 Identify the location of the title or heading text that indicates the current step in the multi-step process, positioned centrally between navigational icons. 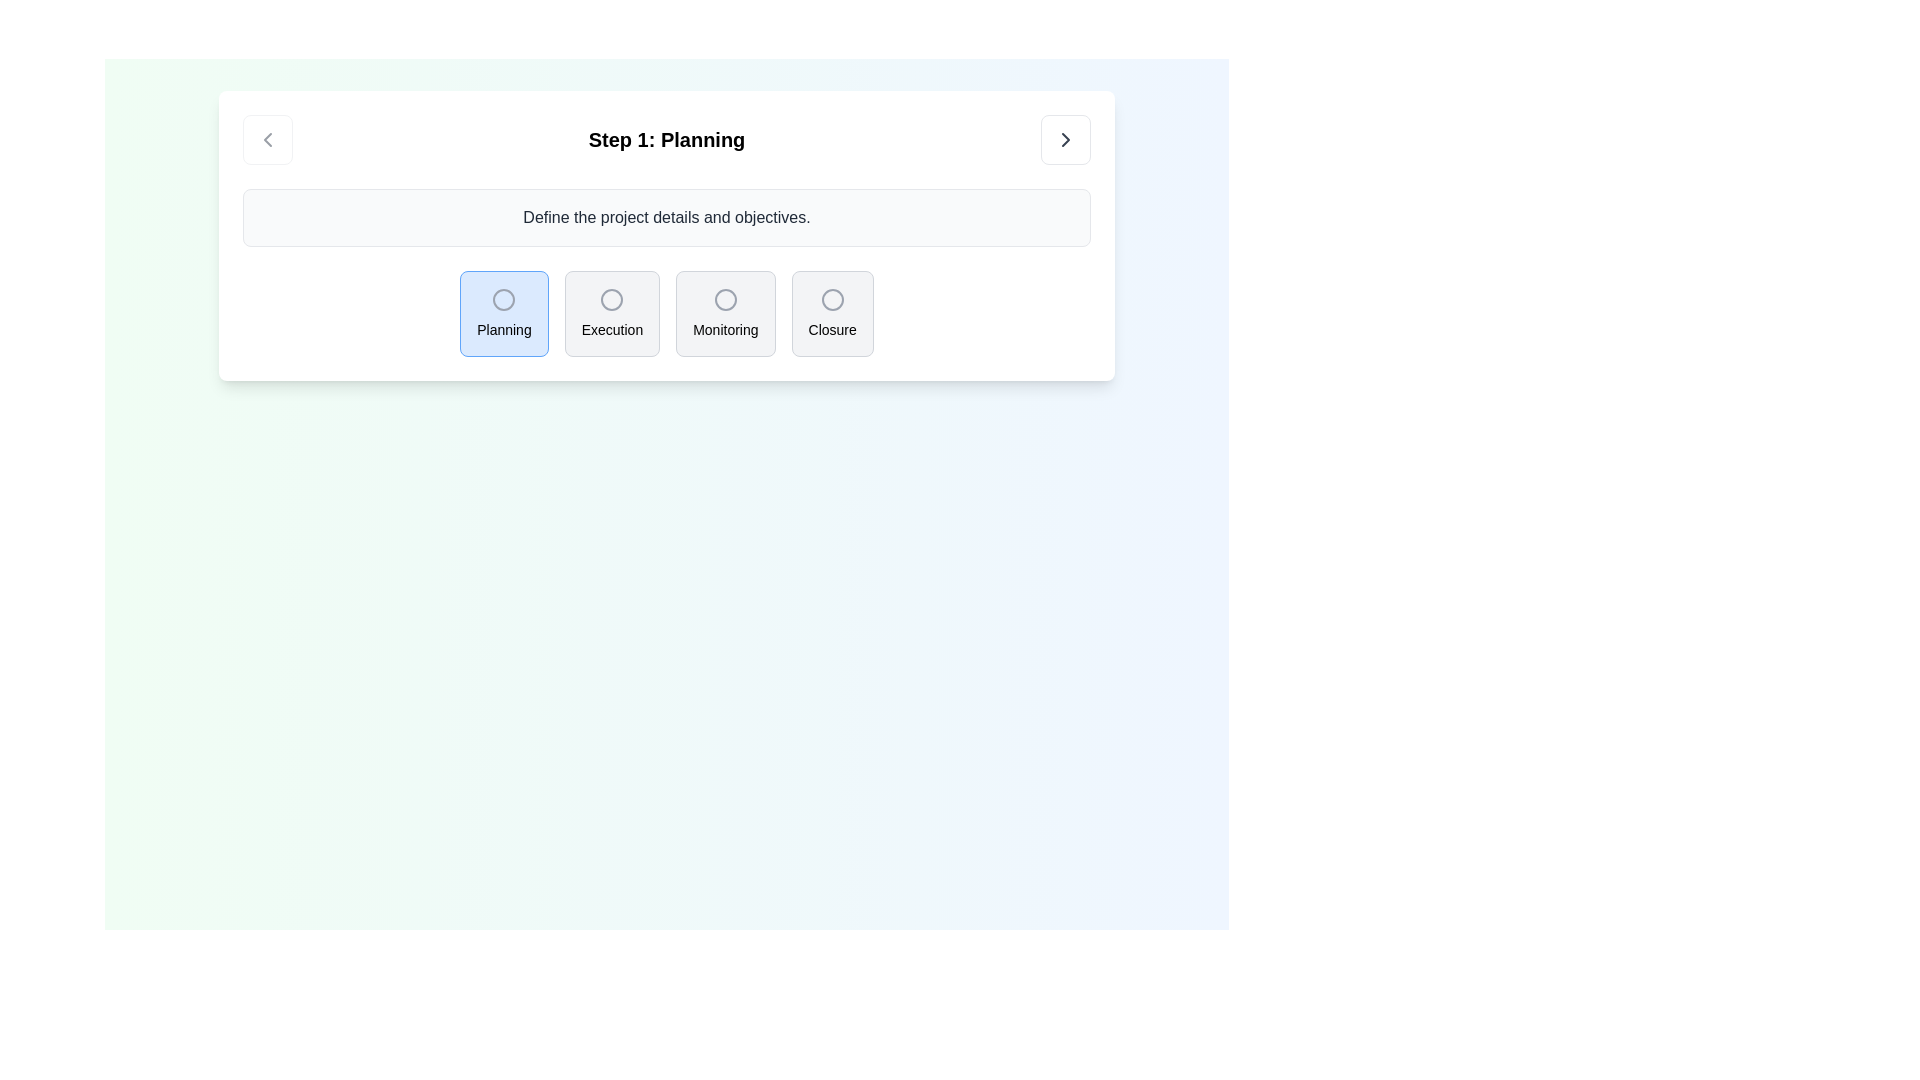
(667, 138).